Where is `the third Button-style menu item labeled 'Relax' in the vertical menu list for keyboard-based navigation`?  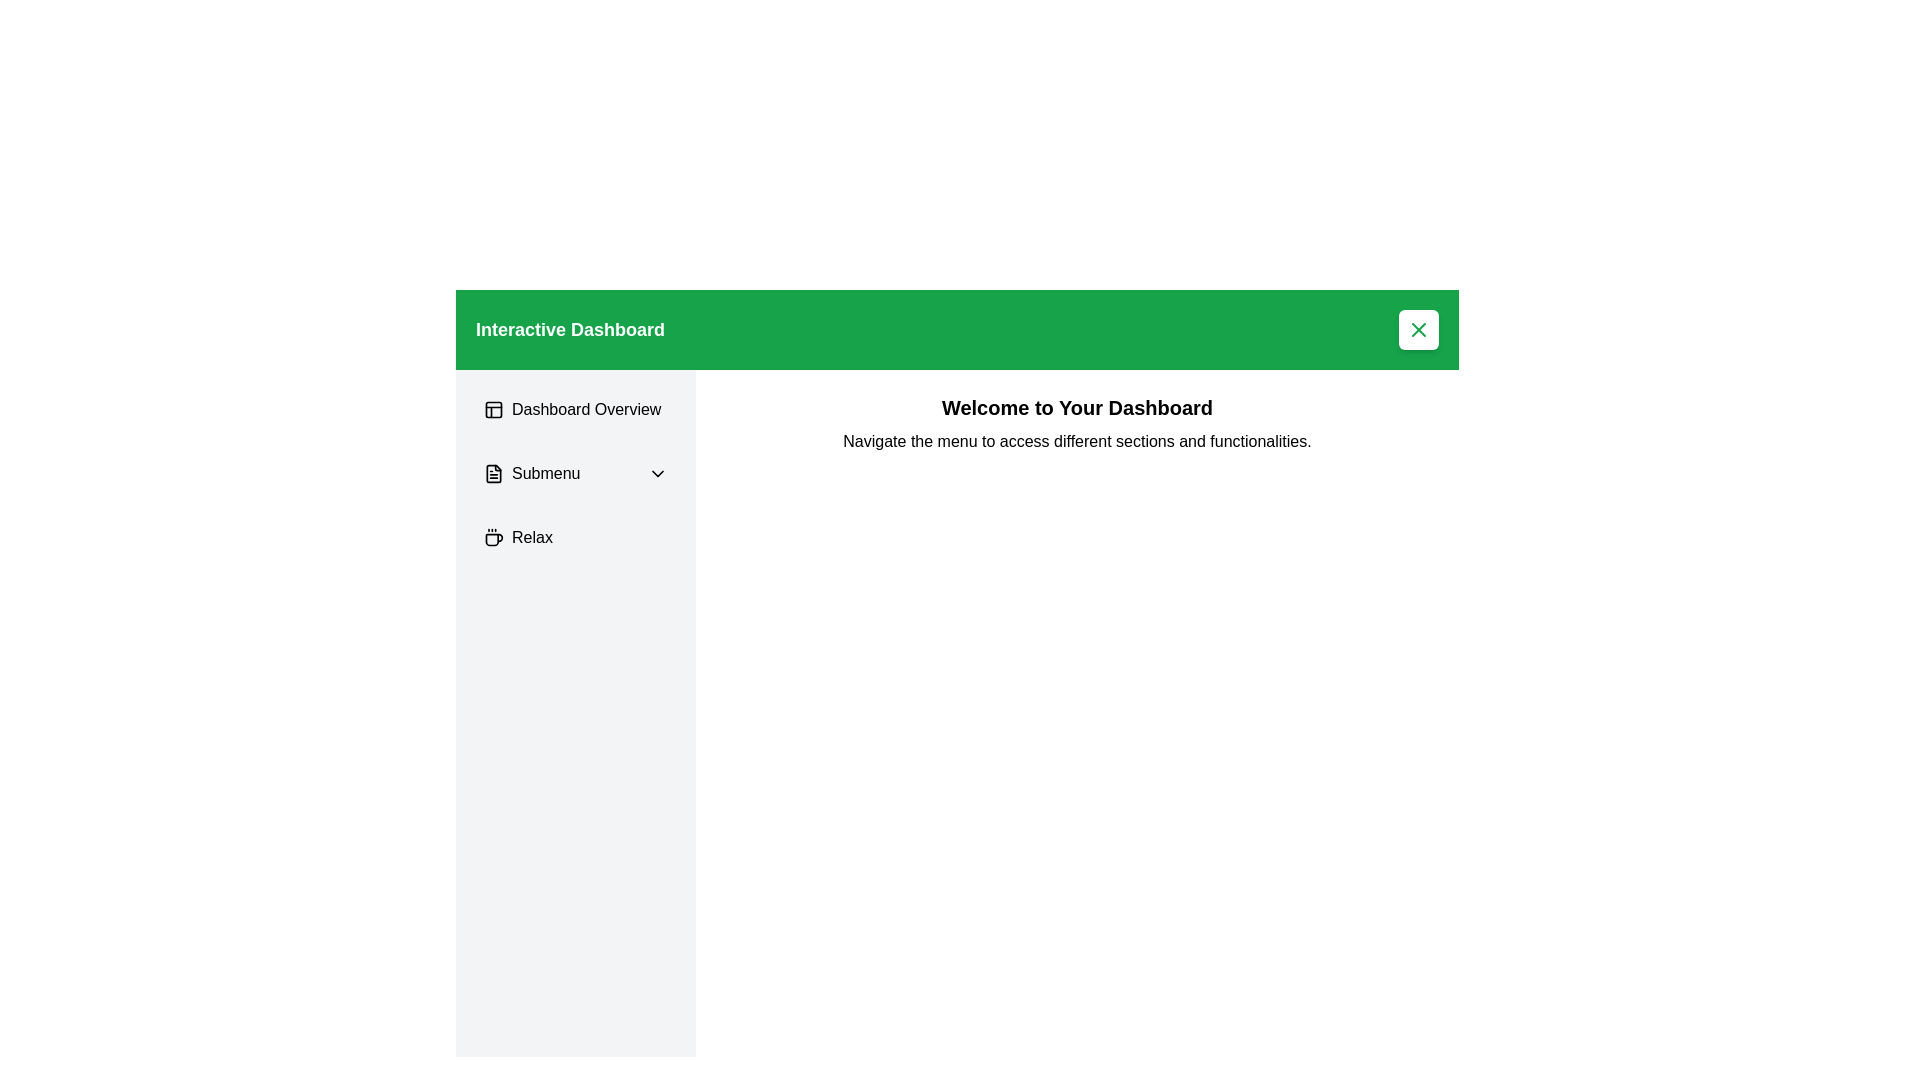
the third Button-style menu item labeled 'Relax' in the vertical menu list for keyboard-based navigation is located at coordinates (575, 536).